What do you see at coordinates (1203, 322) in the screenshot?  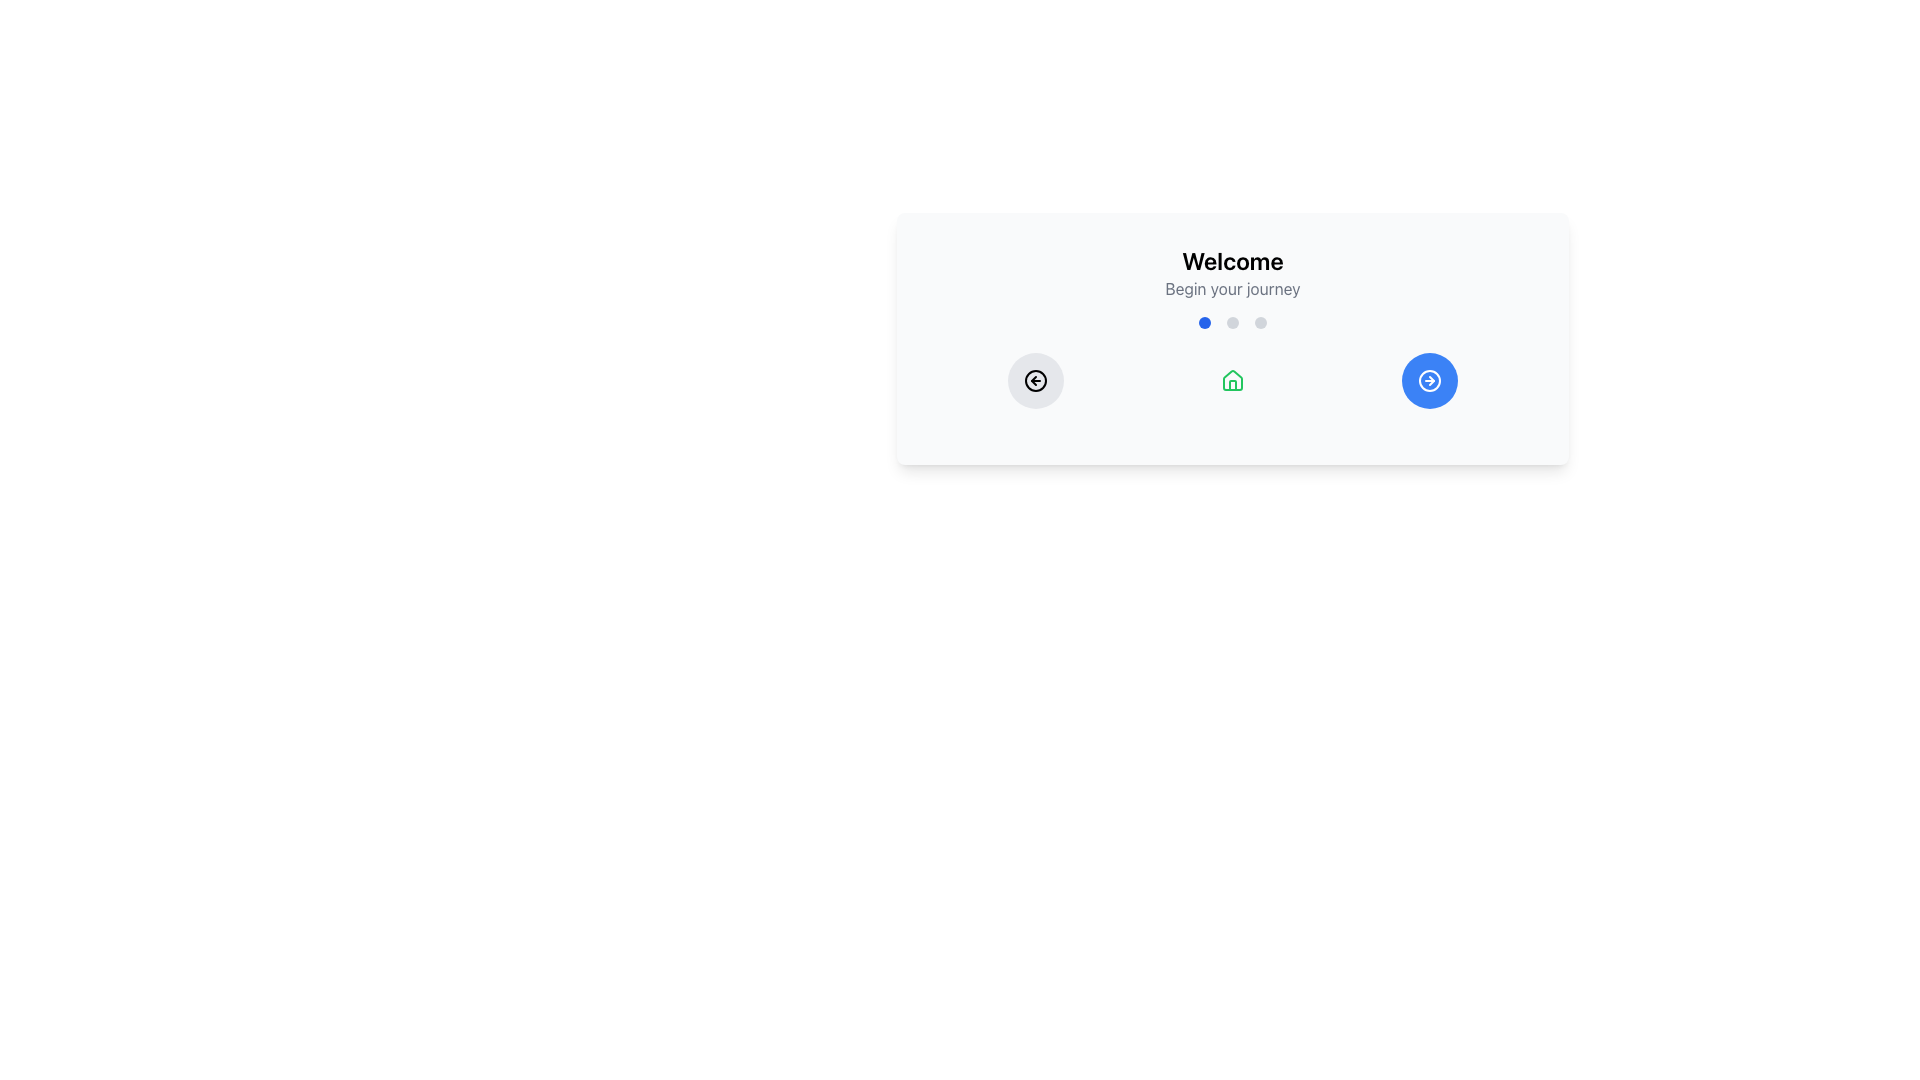 I see `the first blue circular indicator dot located centrally below the 'Welcome' header in the UI layout` at bounding box center [1203, 322].